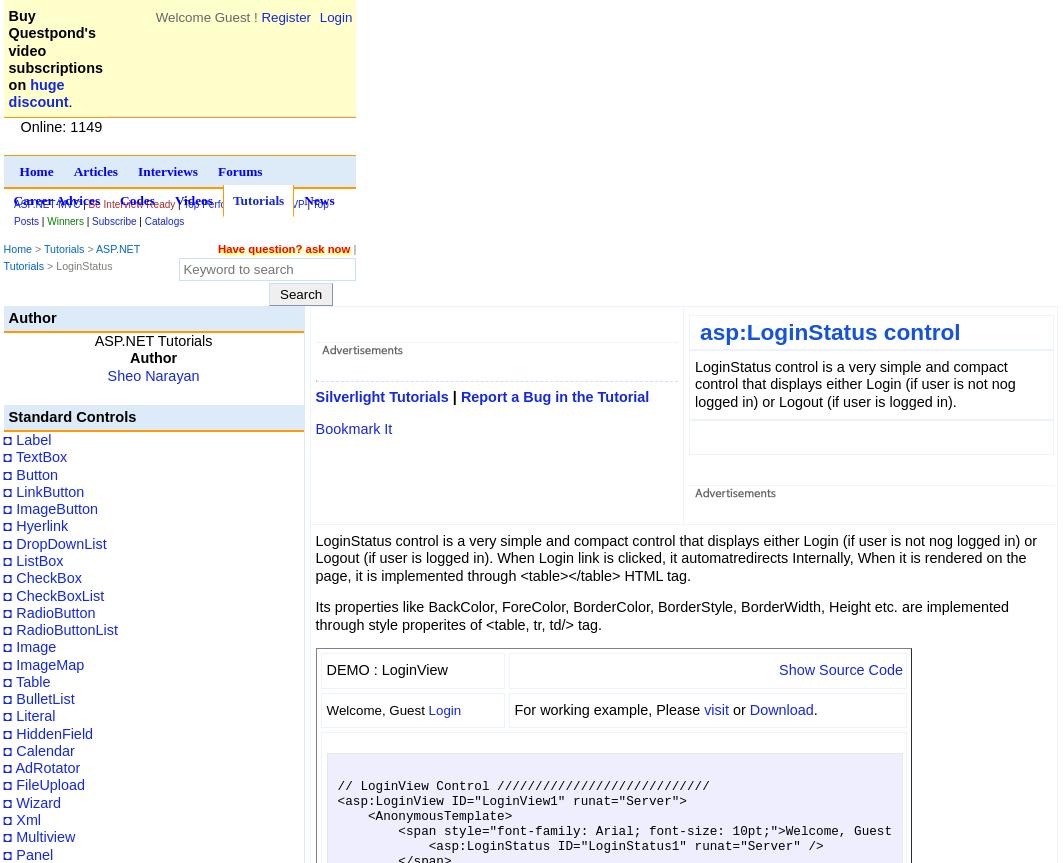 The width and height of the screenshot is (1063, 863). What do you see at coordinates (113, 221) in the screenshot?
I see `'Subscribe'` at bounding box center [113, 221].